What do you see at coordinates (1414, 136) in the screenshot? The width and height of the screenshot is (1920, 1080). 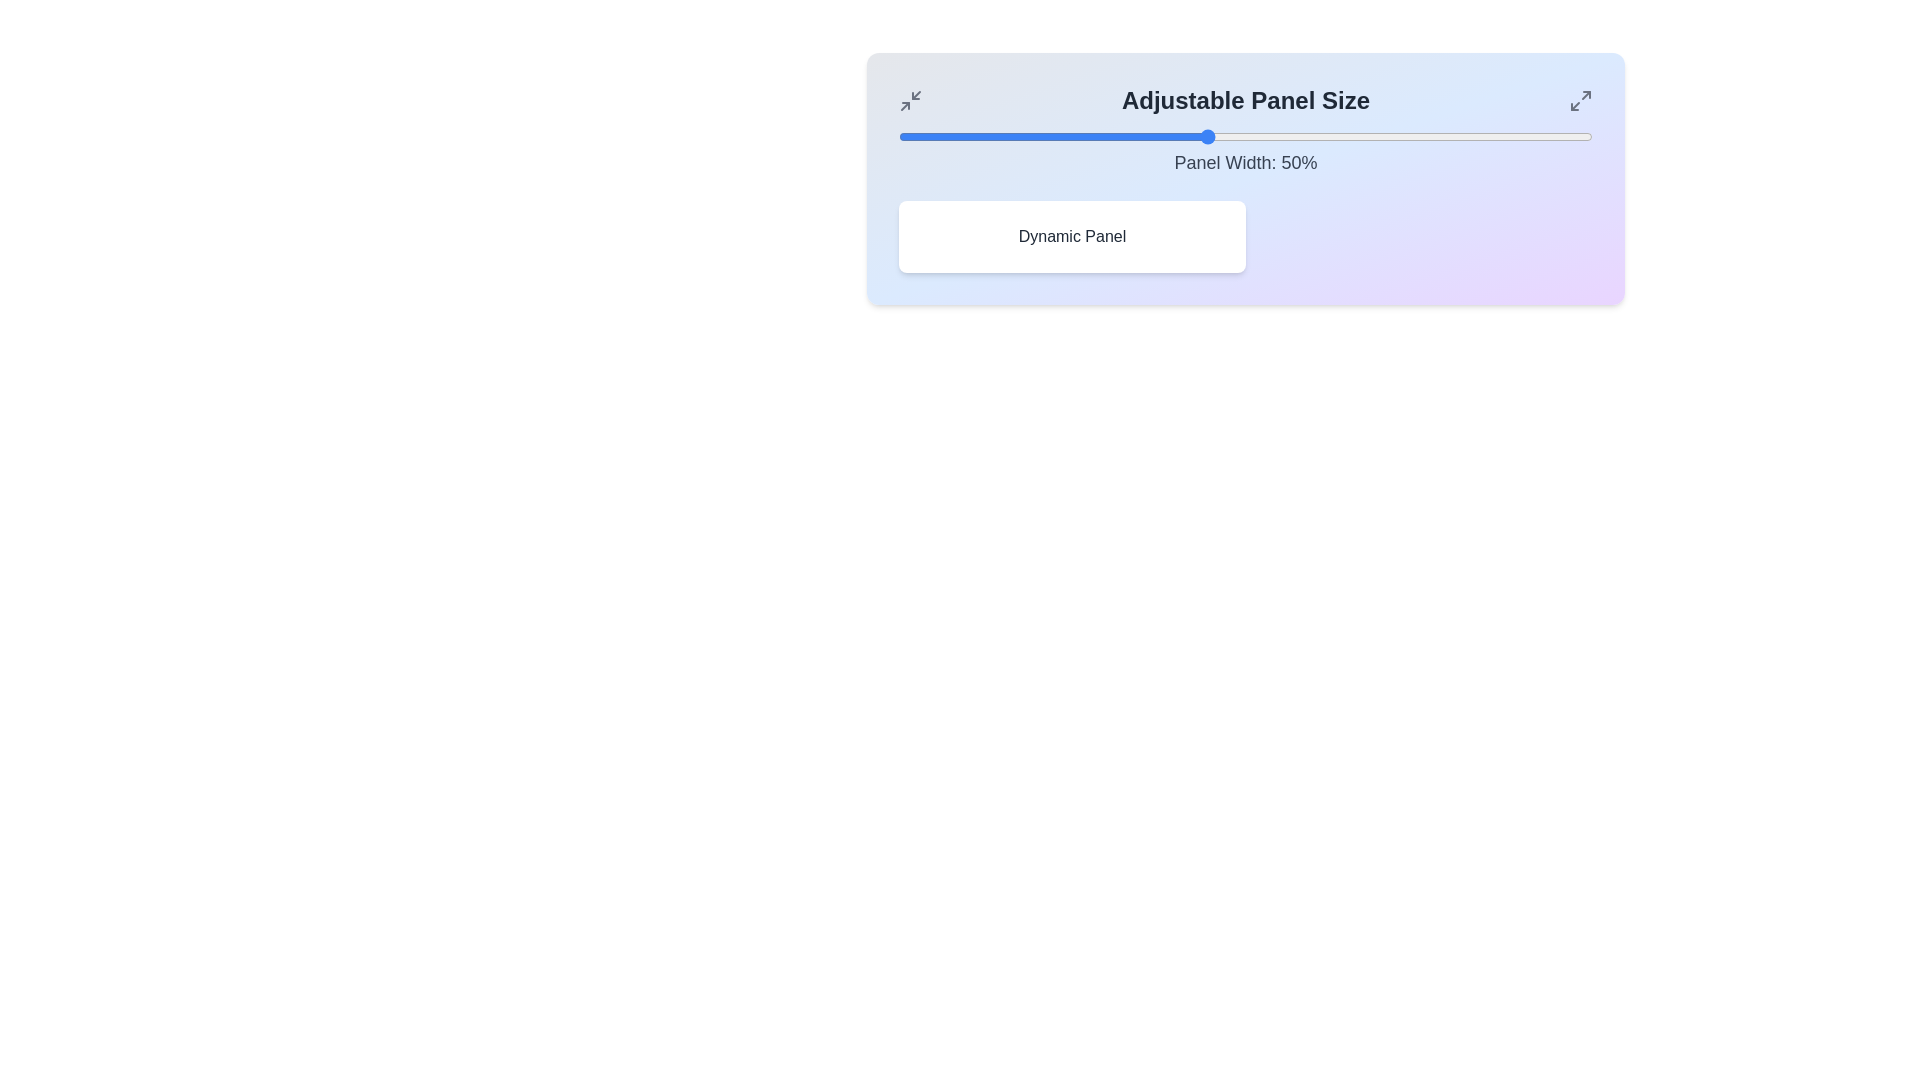 I see `the panel width` at bounding box center [1414, 136].